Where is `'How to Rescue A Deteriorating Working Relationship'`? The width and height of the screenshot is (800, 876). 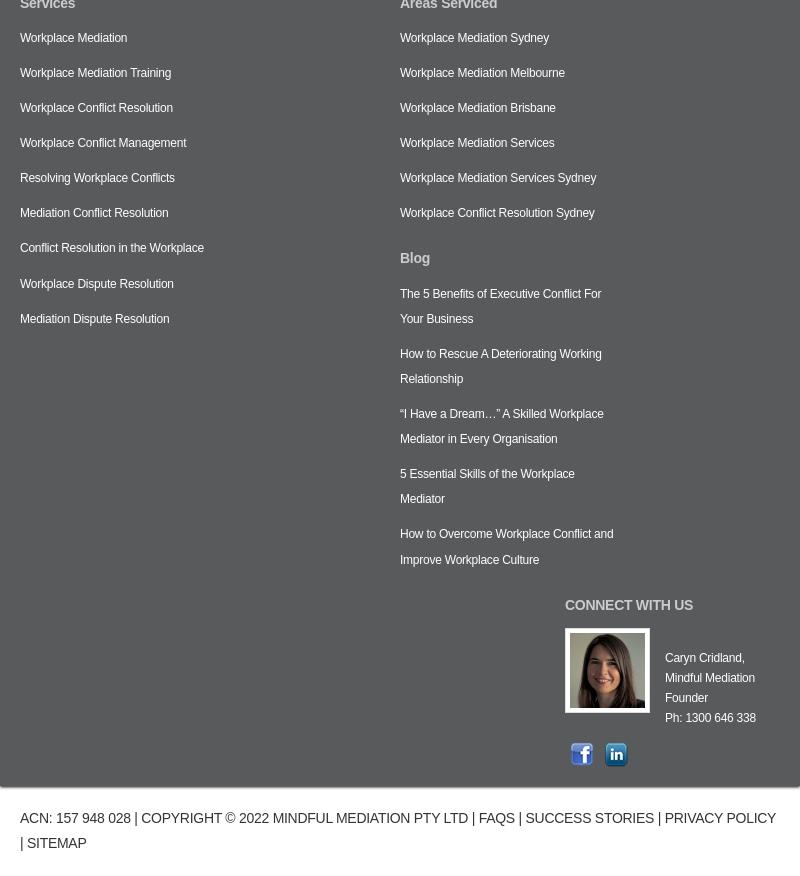
'How to Rescue A Deteriorating Working Relationship' is located at coordinates (500, 364).